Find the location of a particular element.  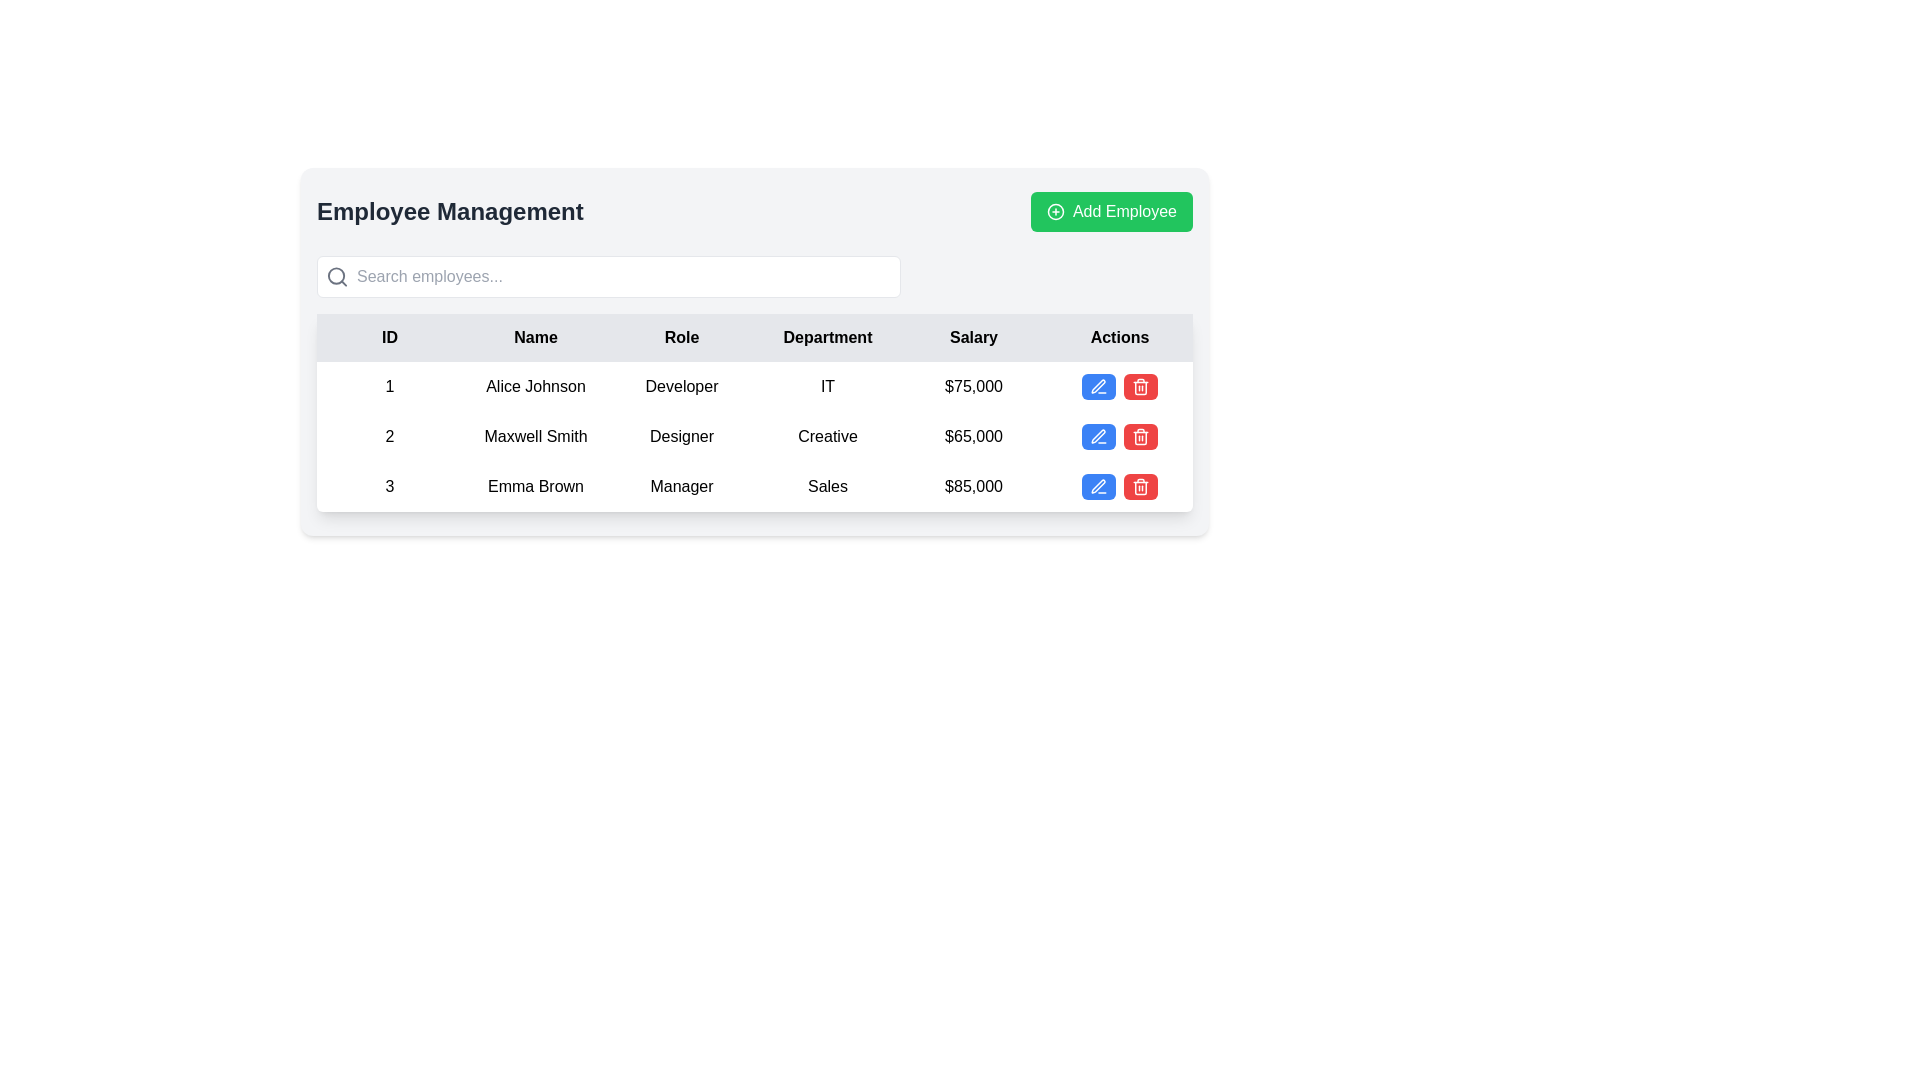

the 'Name' column header in the data table, which is the second column header located between 'ID' and 'Role' is located at coordinates (536, 337).